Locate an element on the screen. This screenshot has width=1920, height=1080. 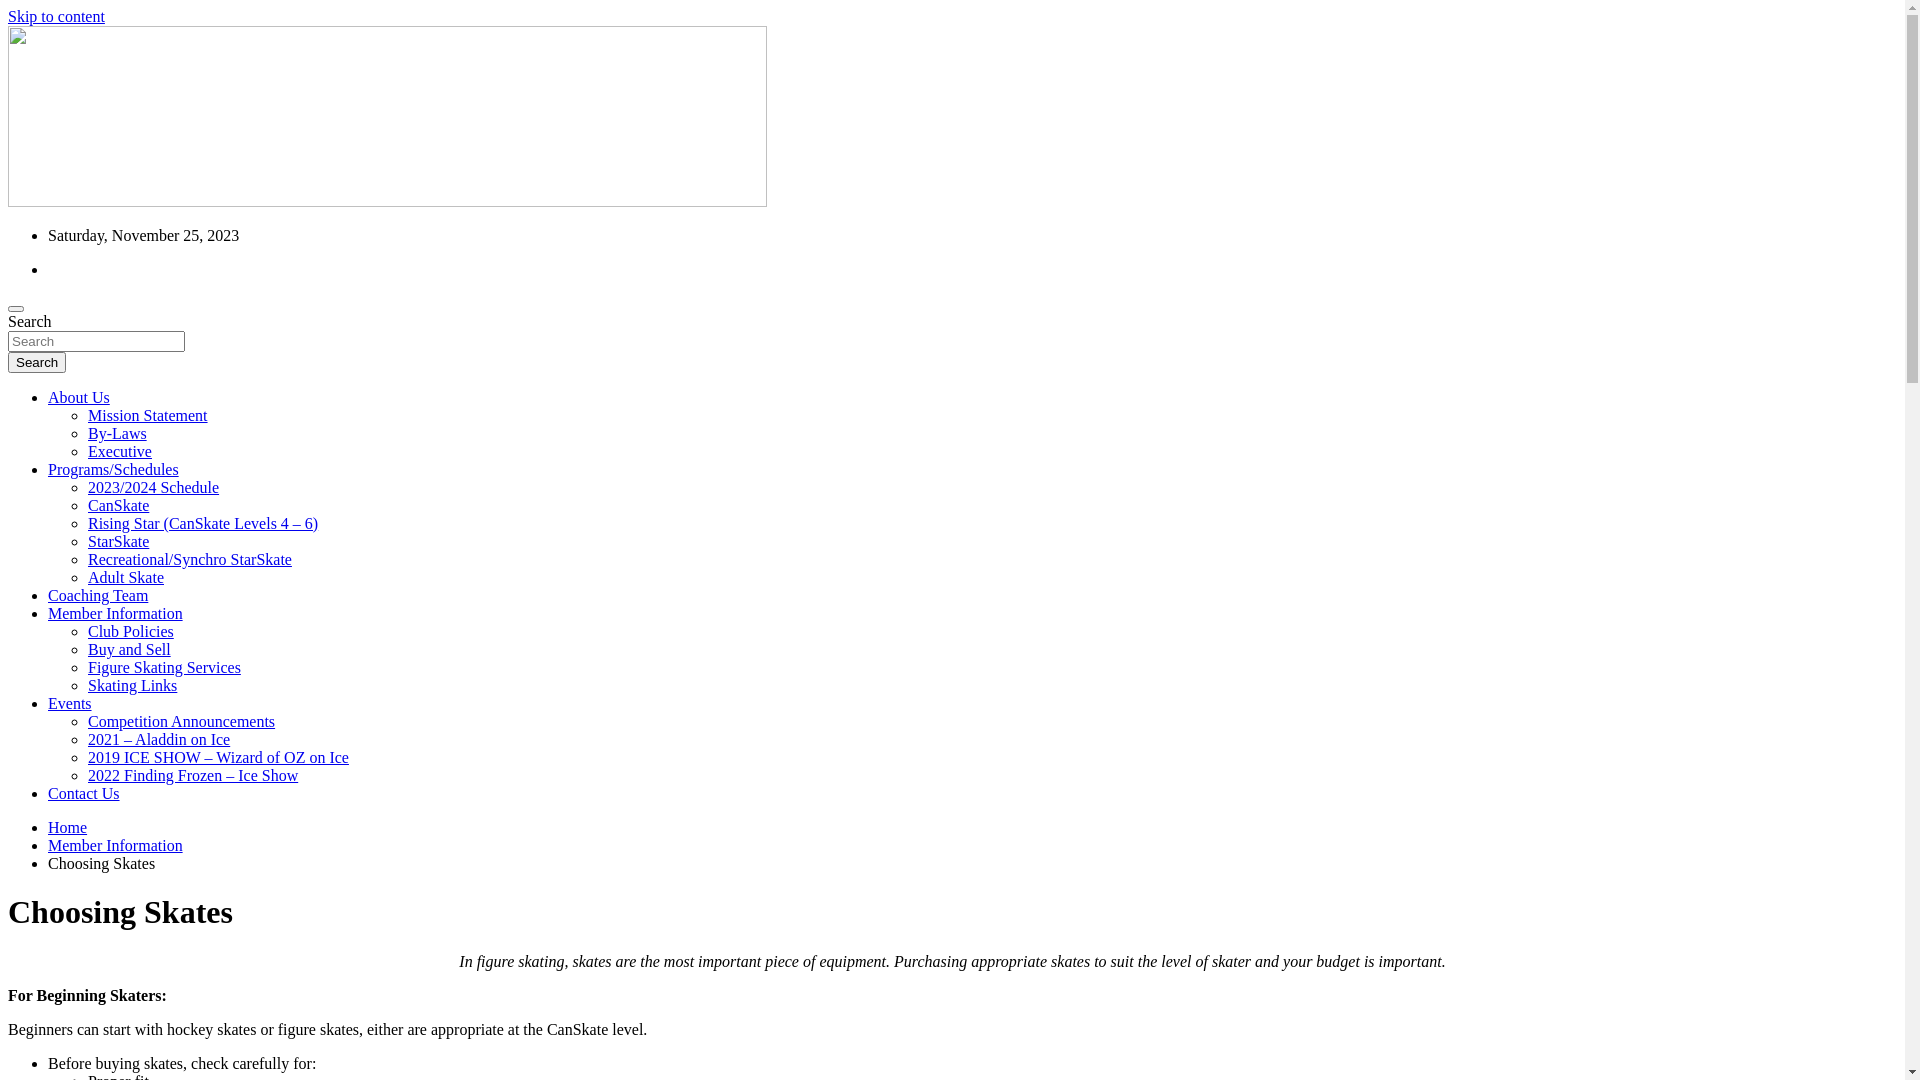
'Skip to content' is located at coordinates (56, 16).